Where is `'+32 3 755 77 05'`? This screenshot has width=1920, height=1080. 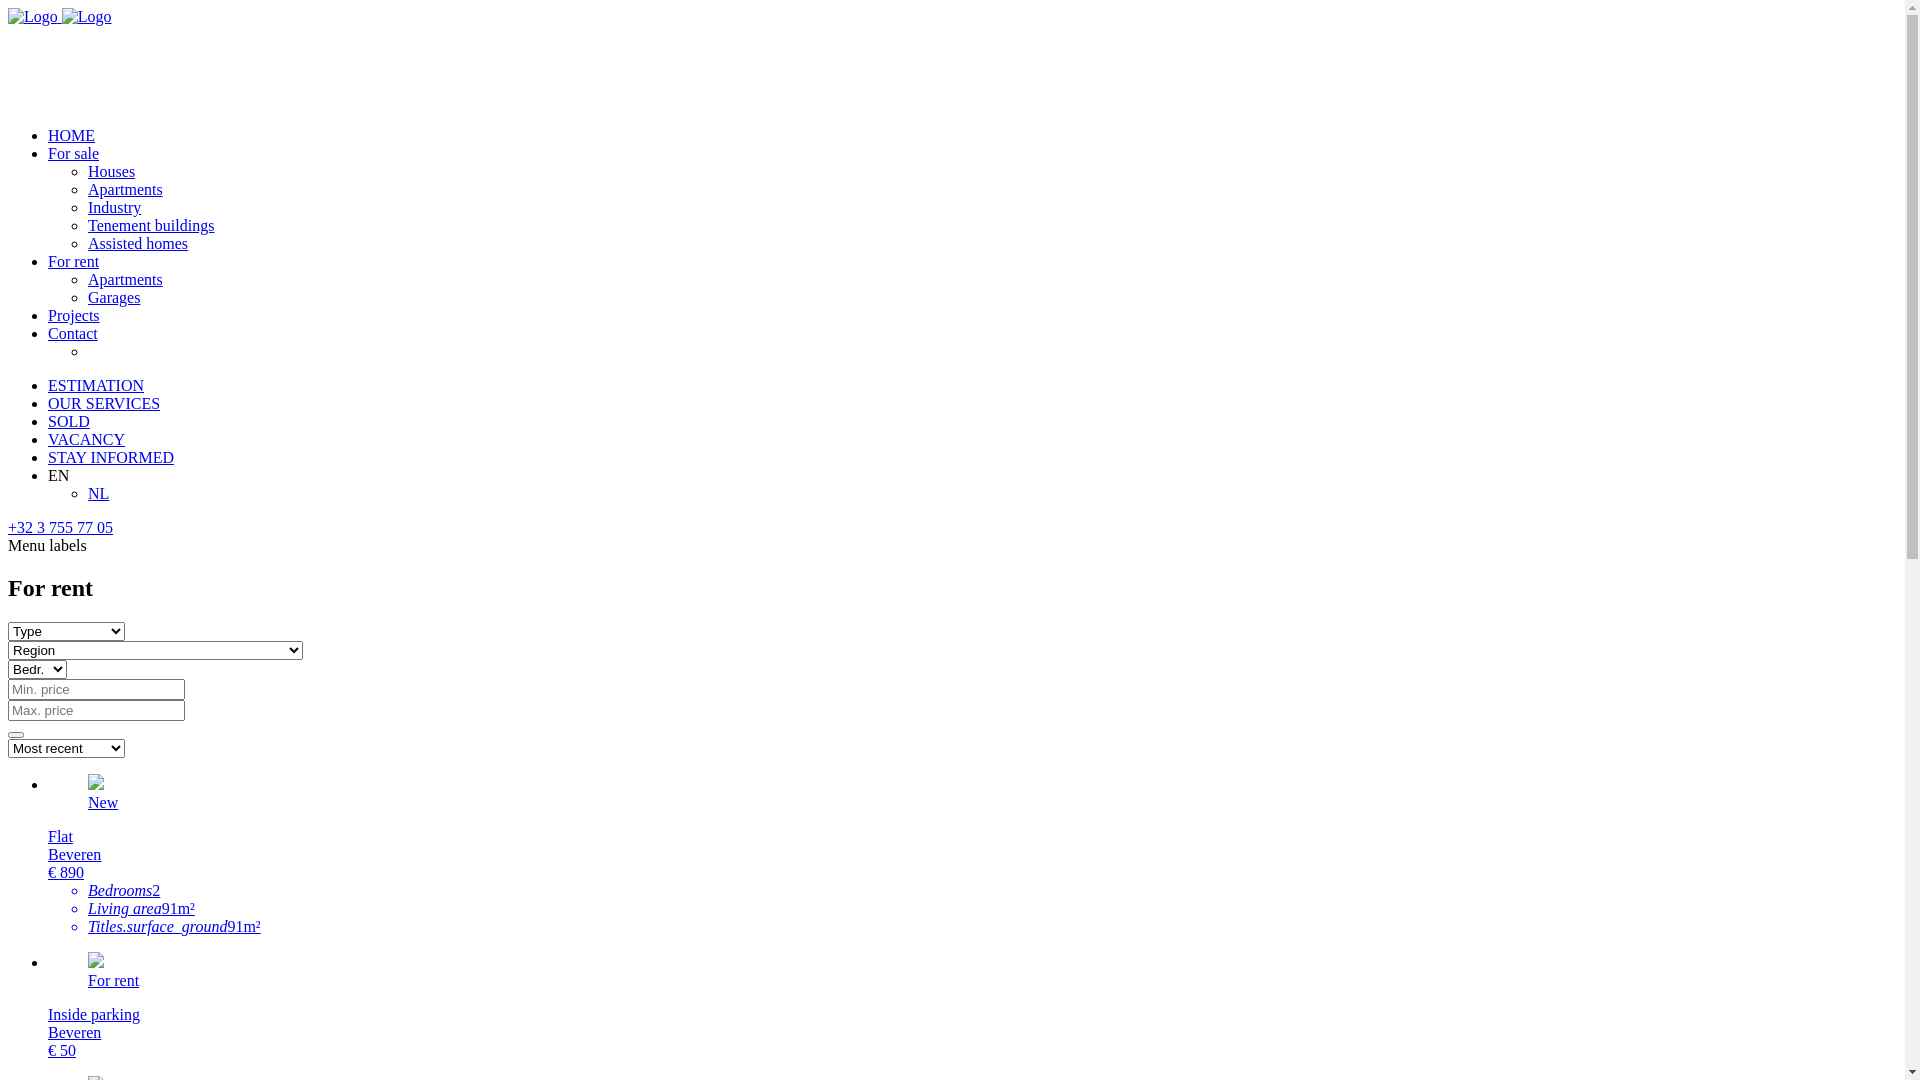 '+32 3 755 77 05' is located at coordinates (8, 526).